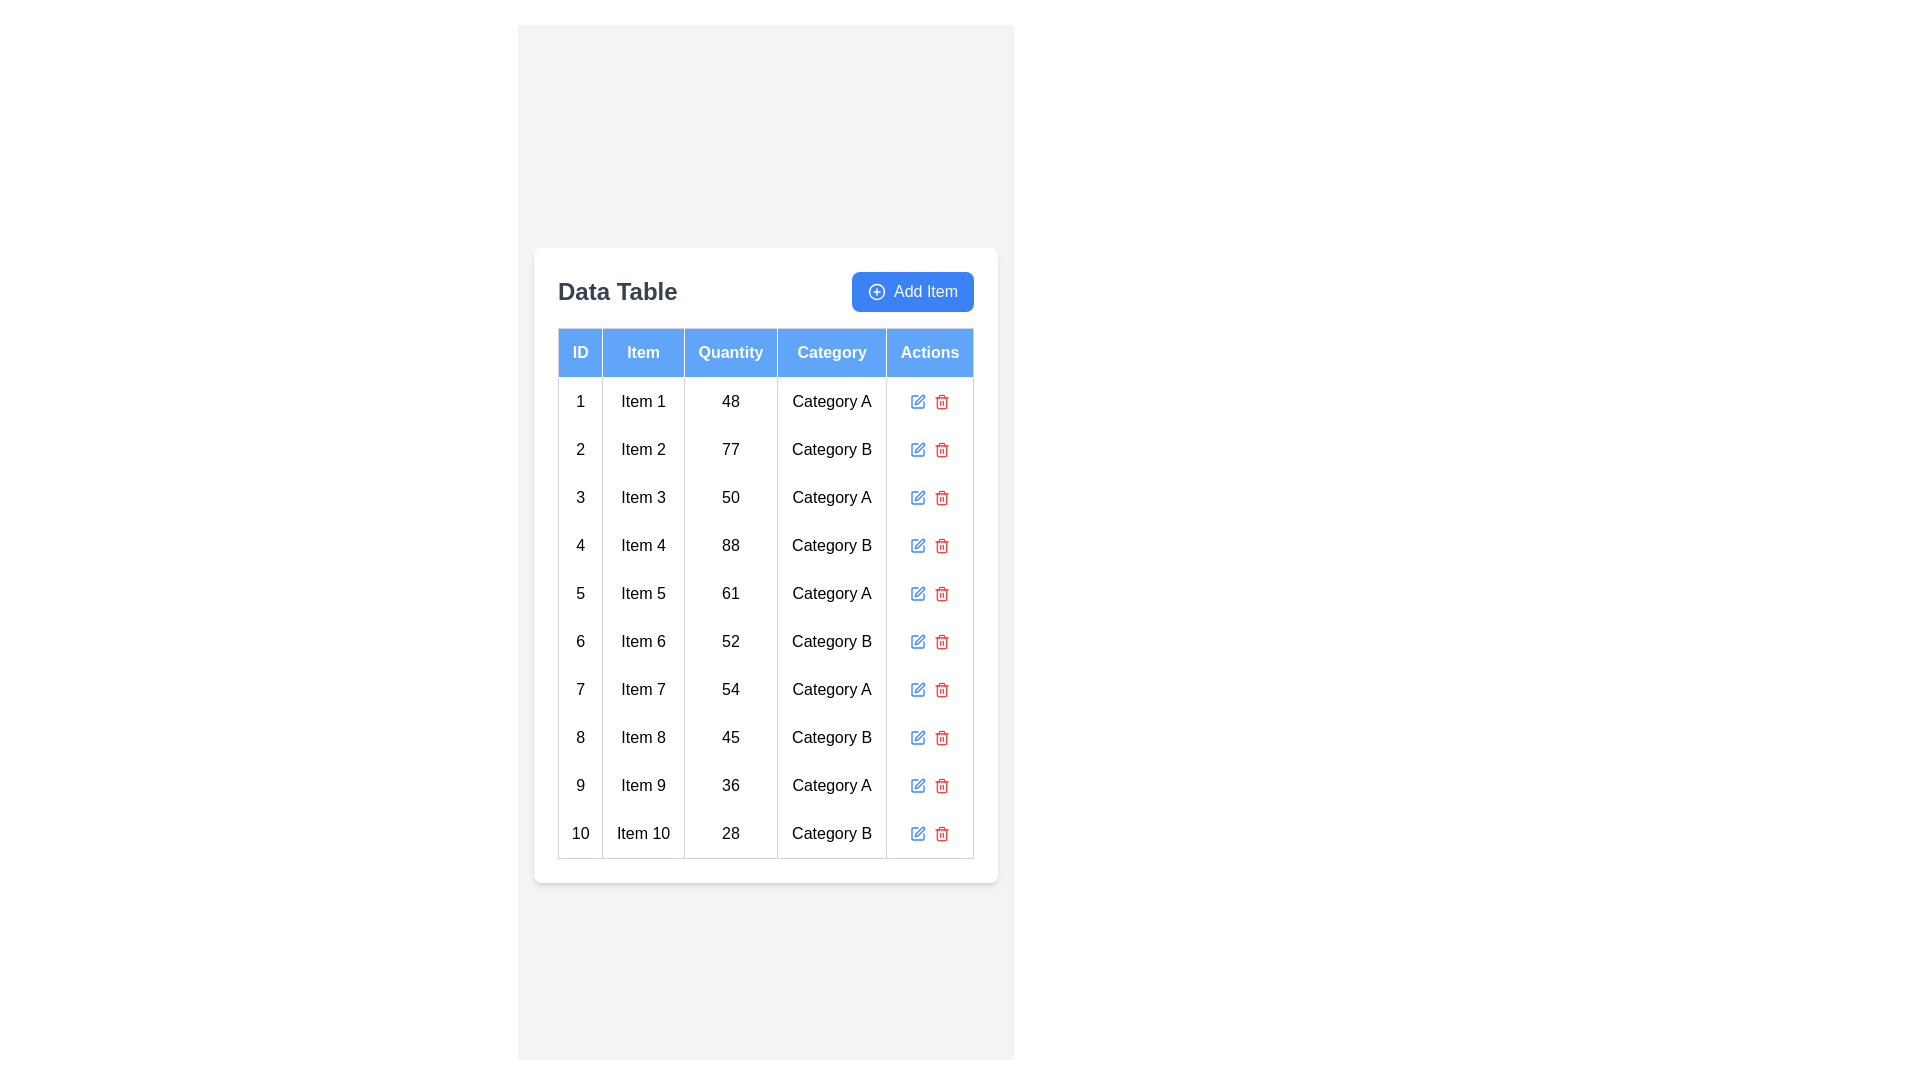 Image resolution: width=1920 pixels, height=1080 pixels. I want to click on the table cell displaying the quantity value for 'Item 4' in the fourth row under the 'Quantity' column, so click(729, 545).